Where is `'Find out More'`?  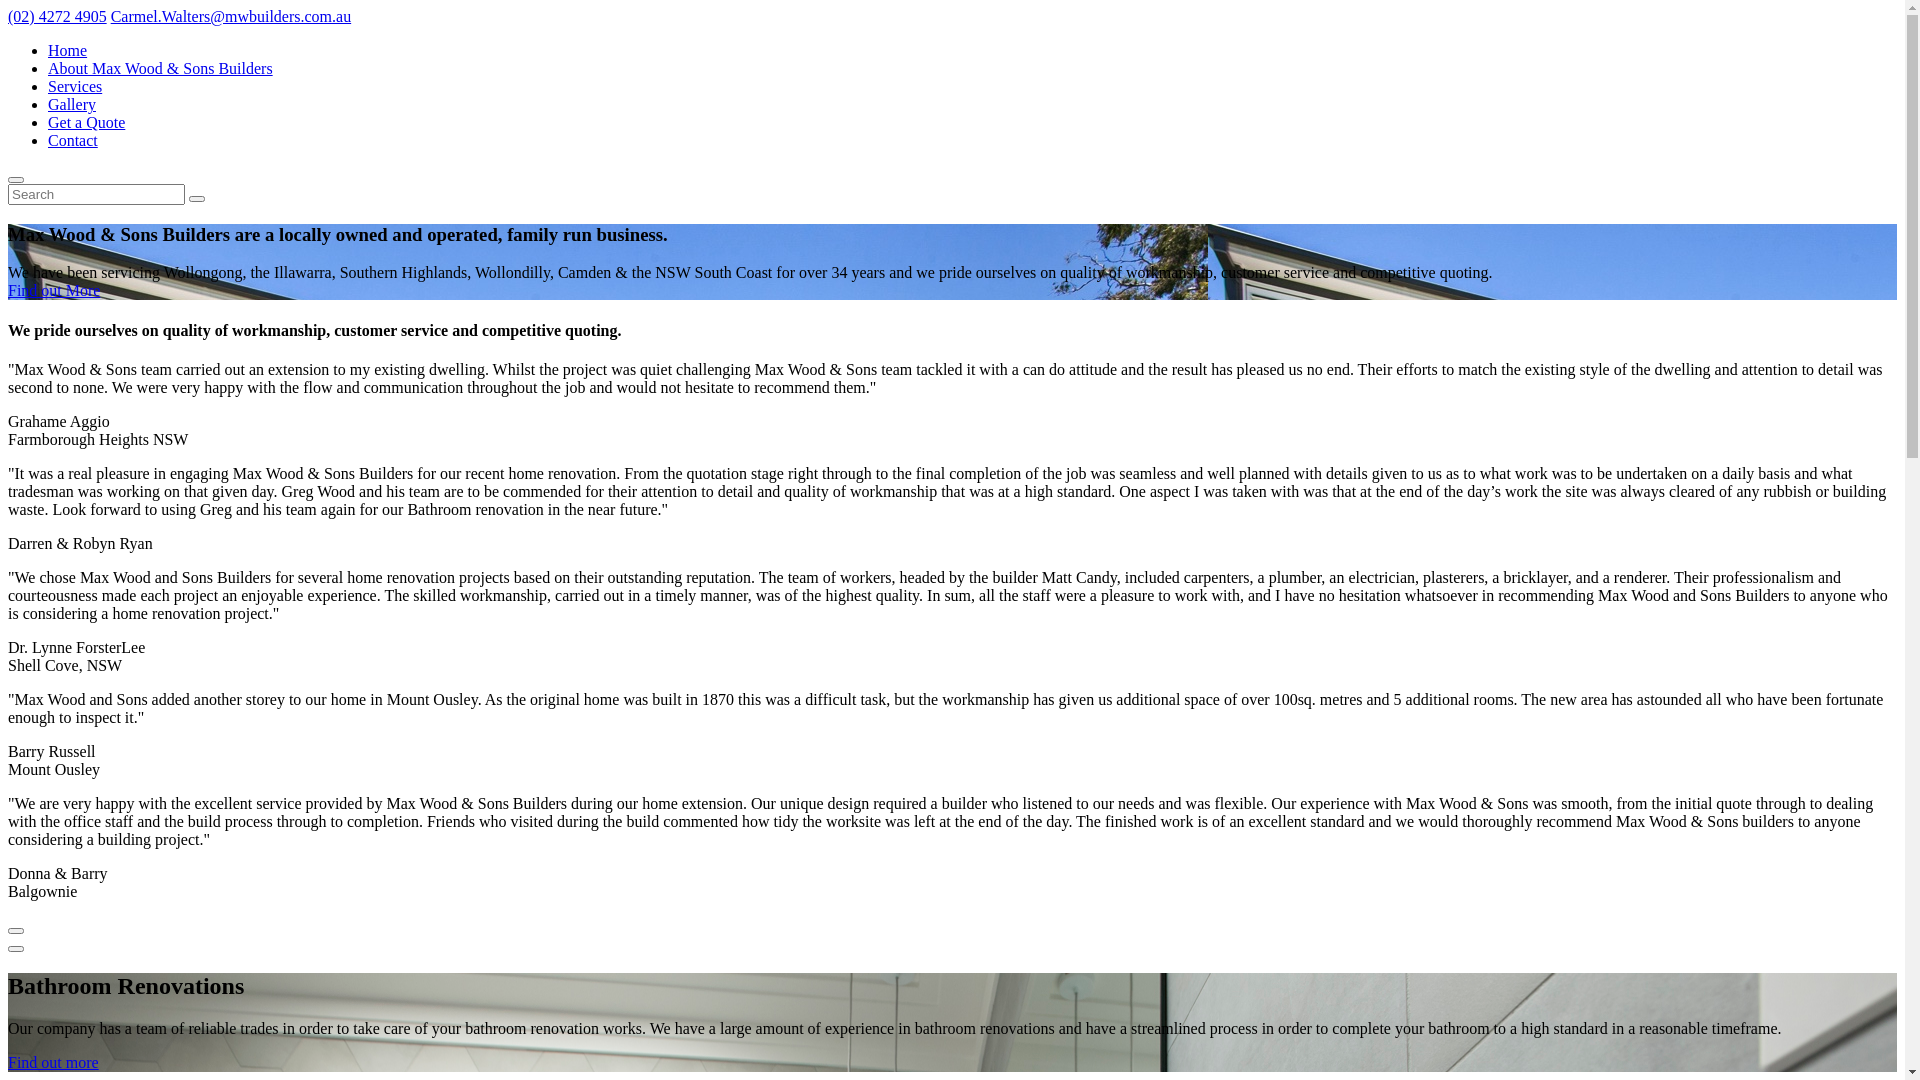 'Find out More' is located at coordinates (53, 290).